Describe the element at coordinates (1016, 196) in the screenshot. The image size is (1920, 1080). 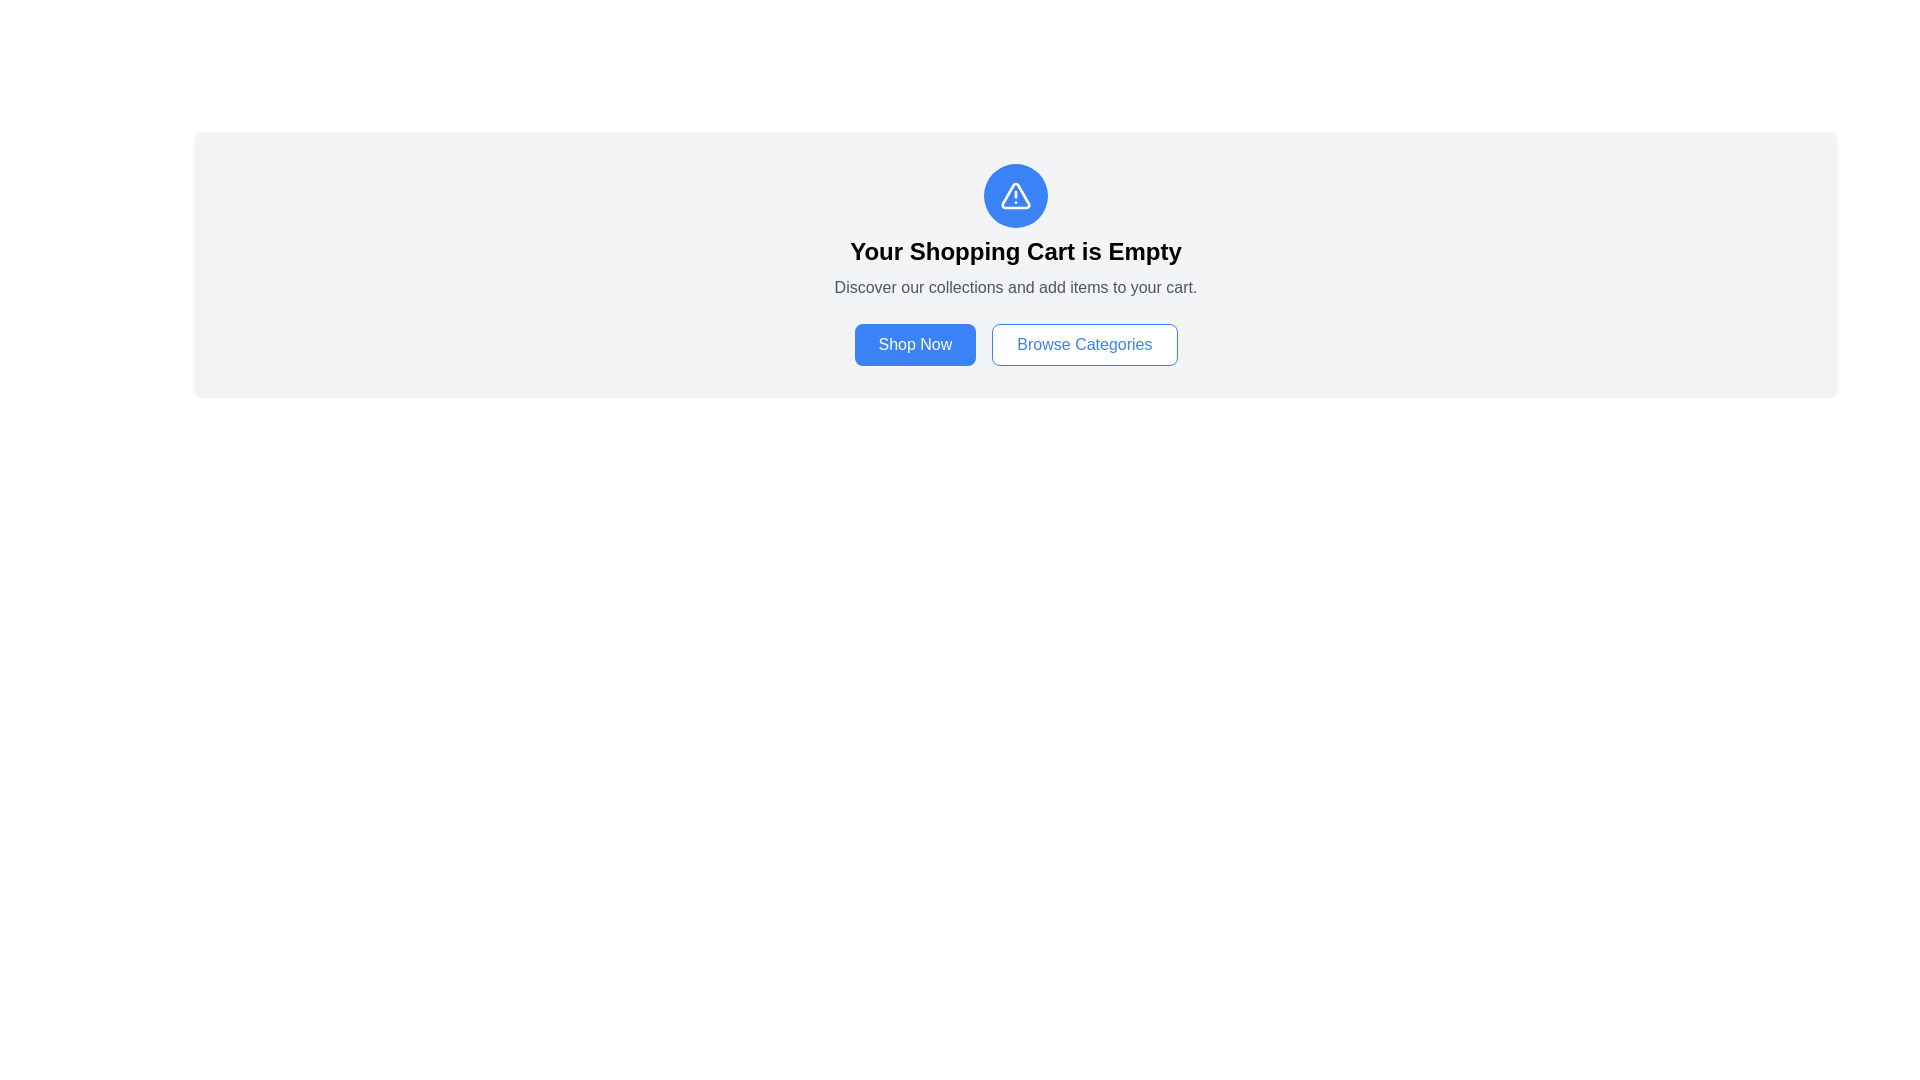
I see `the visual alert icon that indicates the shopping cart is empty, positioned above the text 'Your Shopping Cart is Empty'` at that location.